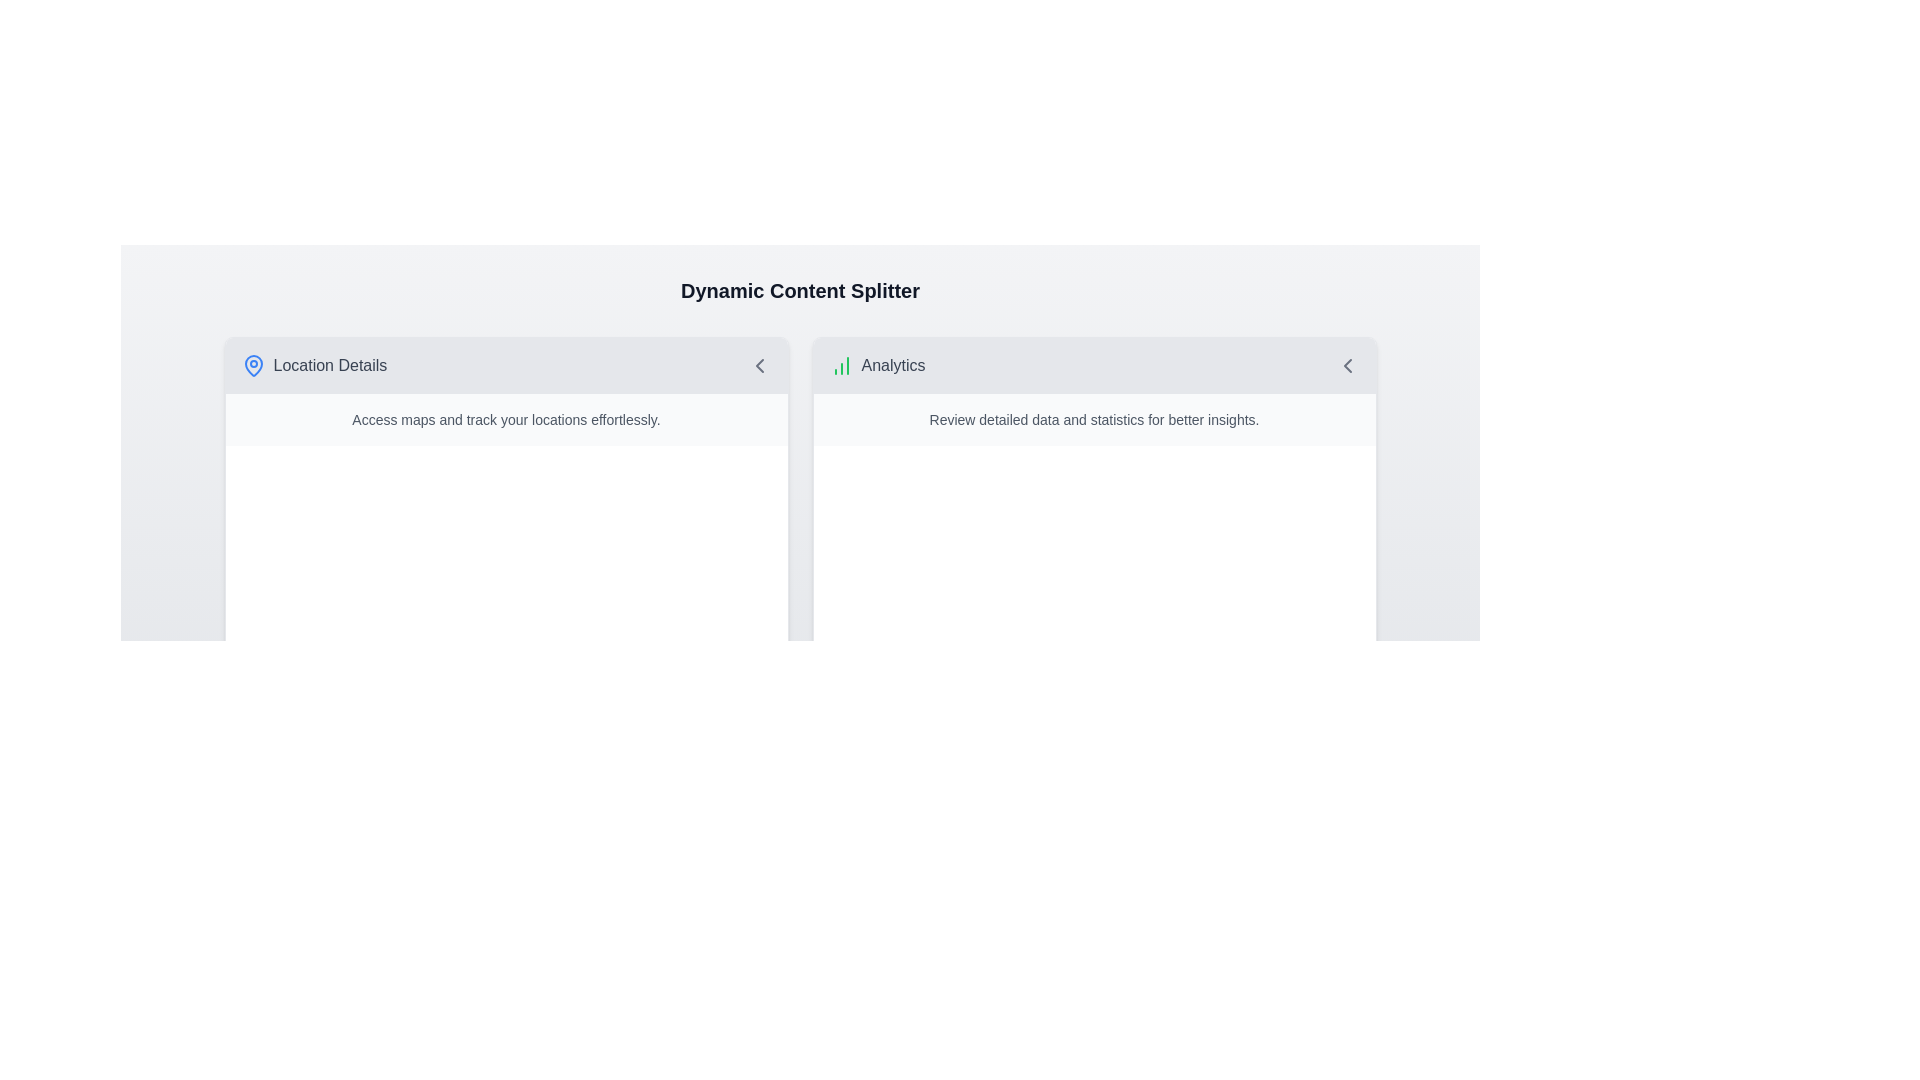  I want to click on the 'Location Details' button located at the top-left corner of the card structure to possibly show tooltips, so click(506, 366).